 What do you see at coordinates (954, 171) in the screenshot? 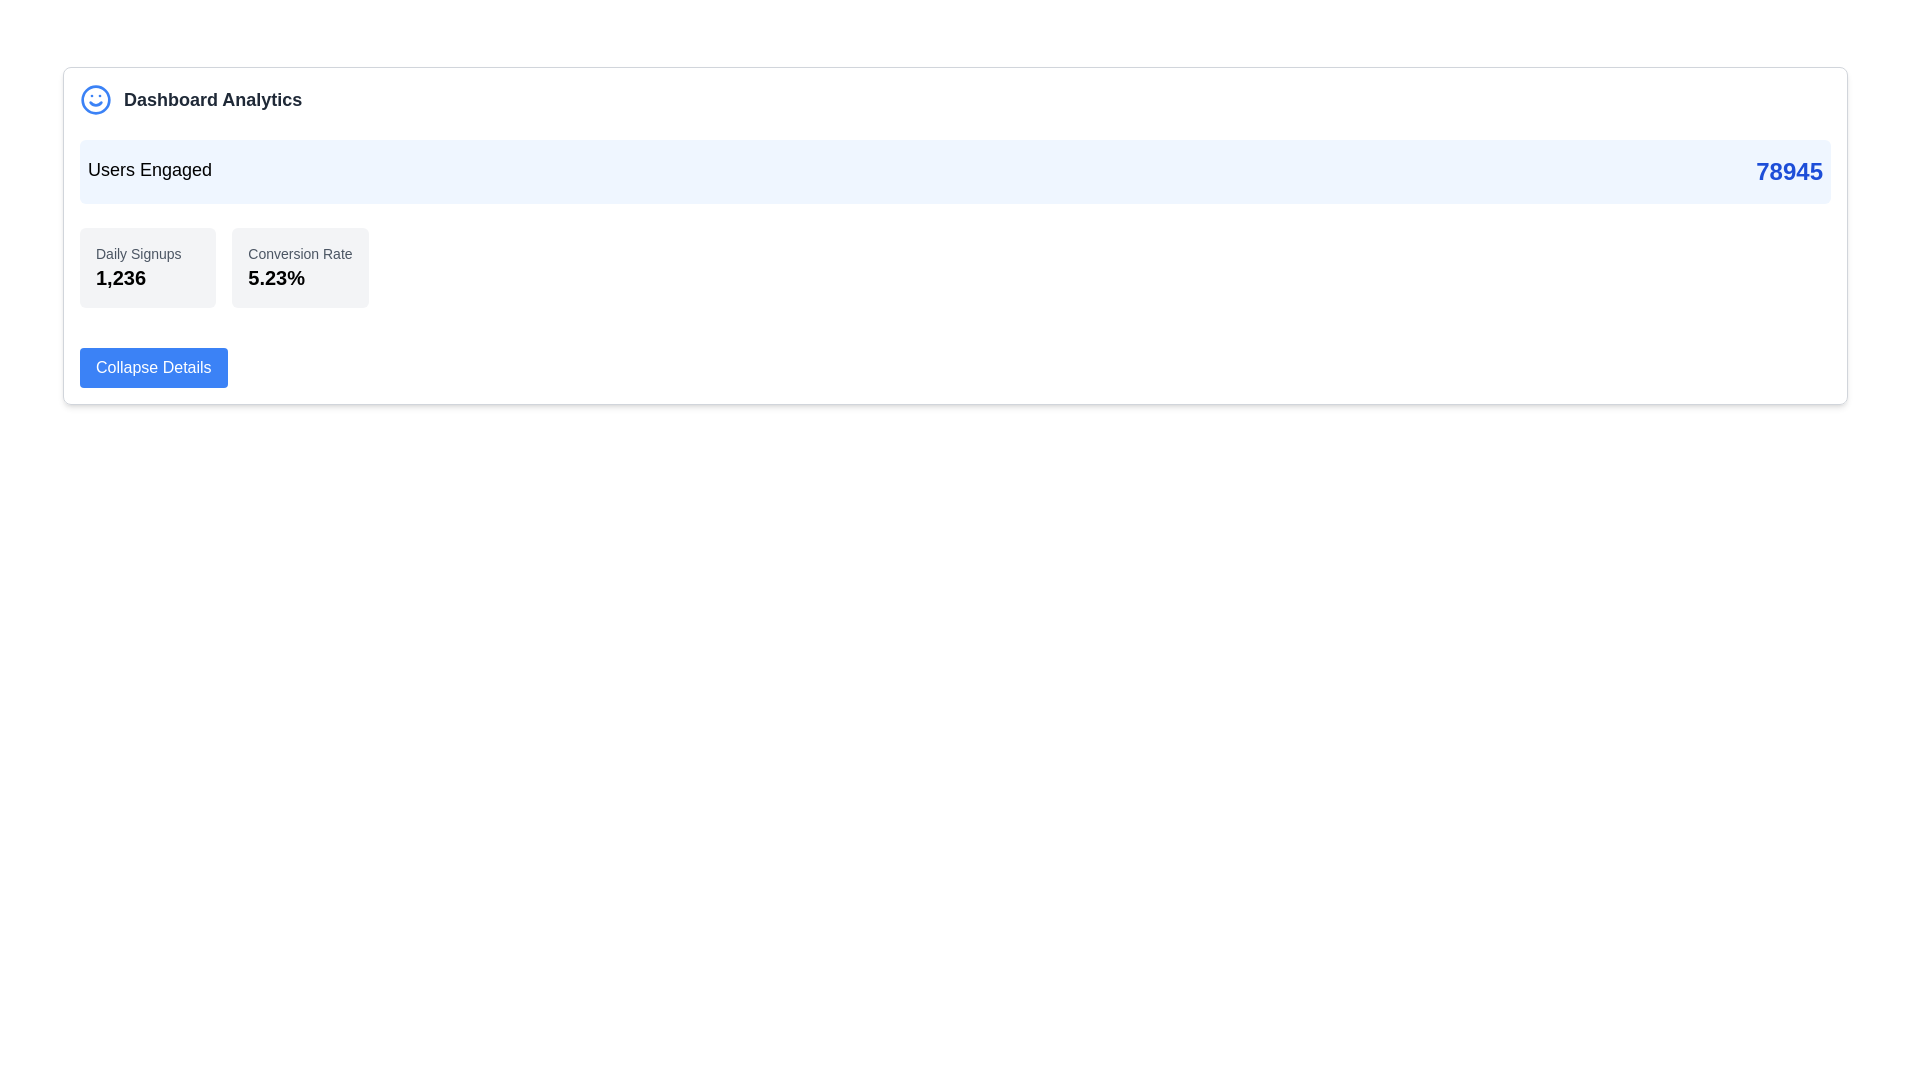
I see `the Informational display panel, which has a light blue background, rounded corners, and displays 'Users Engaged' and '78945'` at bounding box center [954, 171].